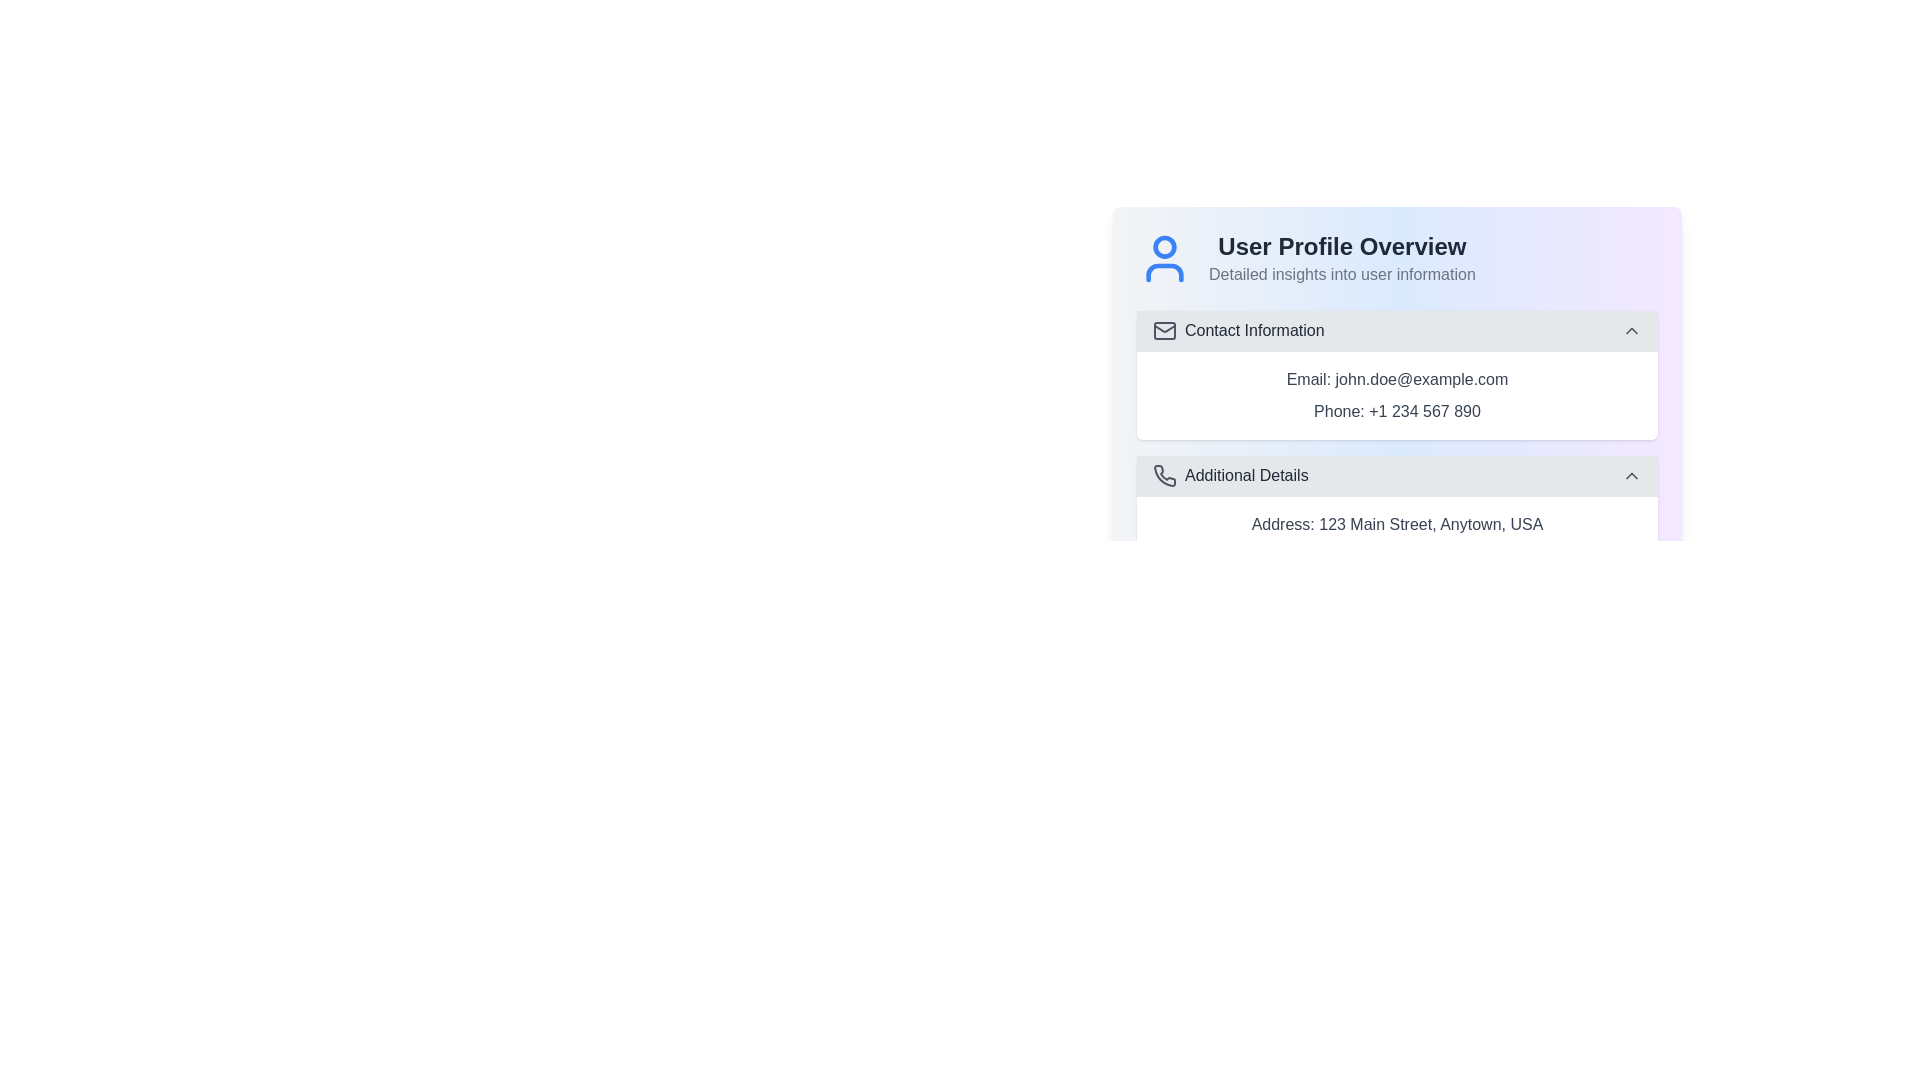 The width and height of the screenshot is (1920, 1080). What do you see at coordinates (1396, 375) in the screenshot?
I see `the contact detail box titled 'Contact Information', which contains an email address 'john.doe@example.com' and a phone number '+1 234 567 890'` at bounding box center [1396, 375].